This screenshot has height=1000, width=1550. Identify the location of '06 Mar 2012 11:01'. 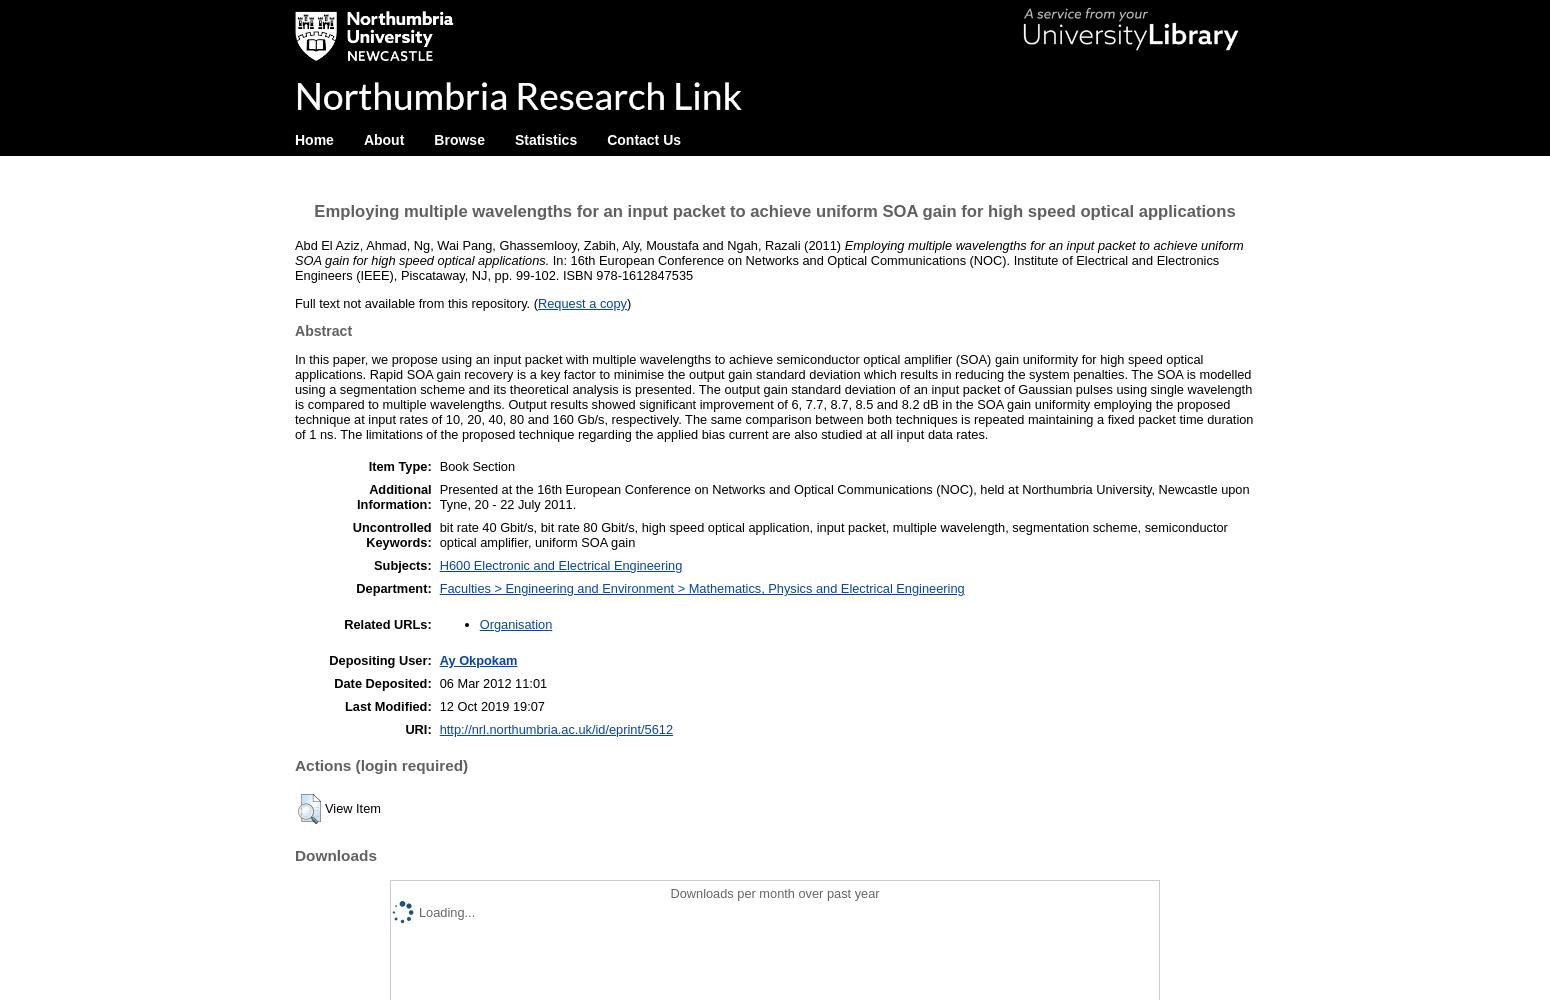
(438, 682).